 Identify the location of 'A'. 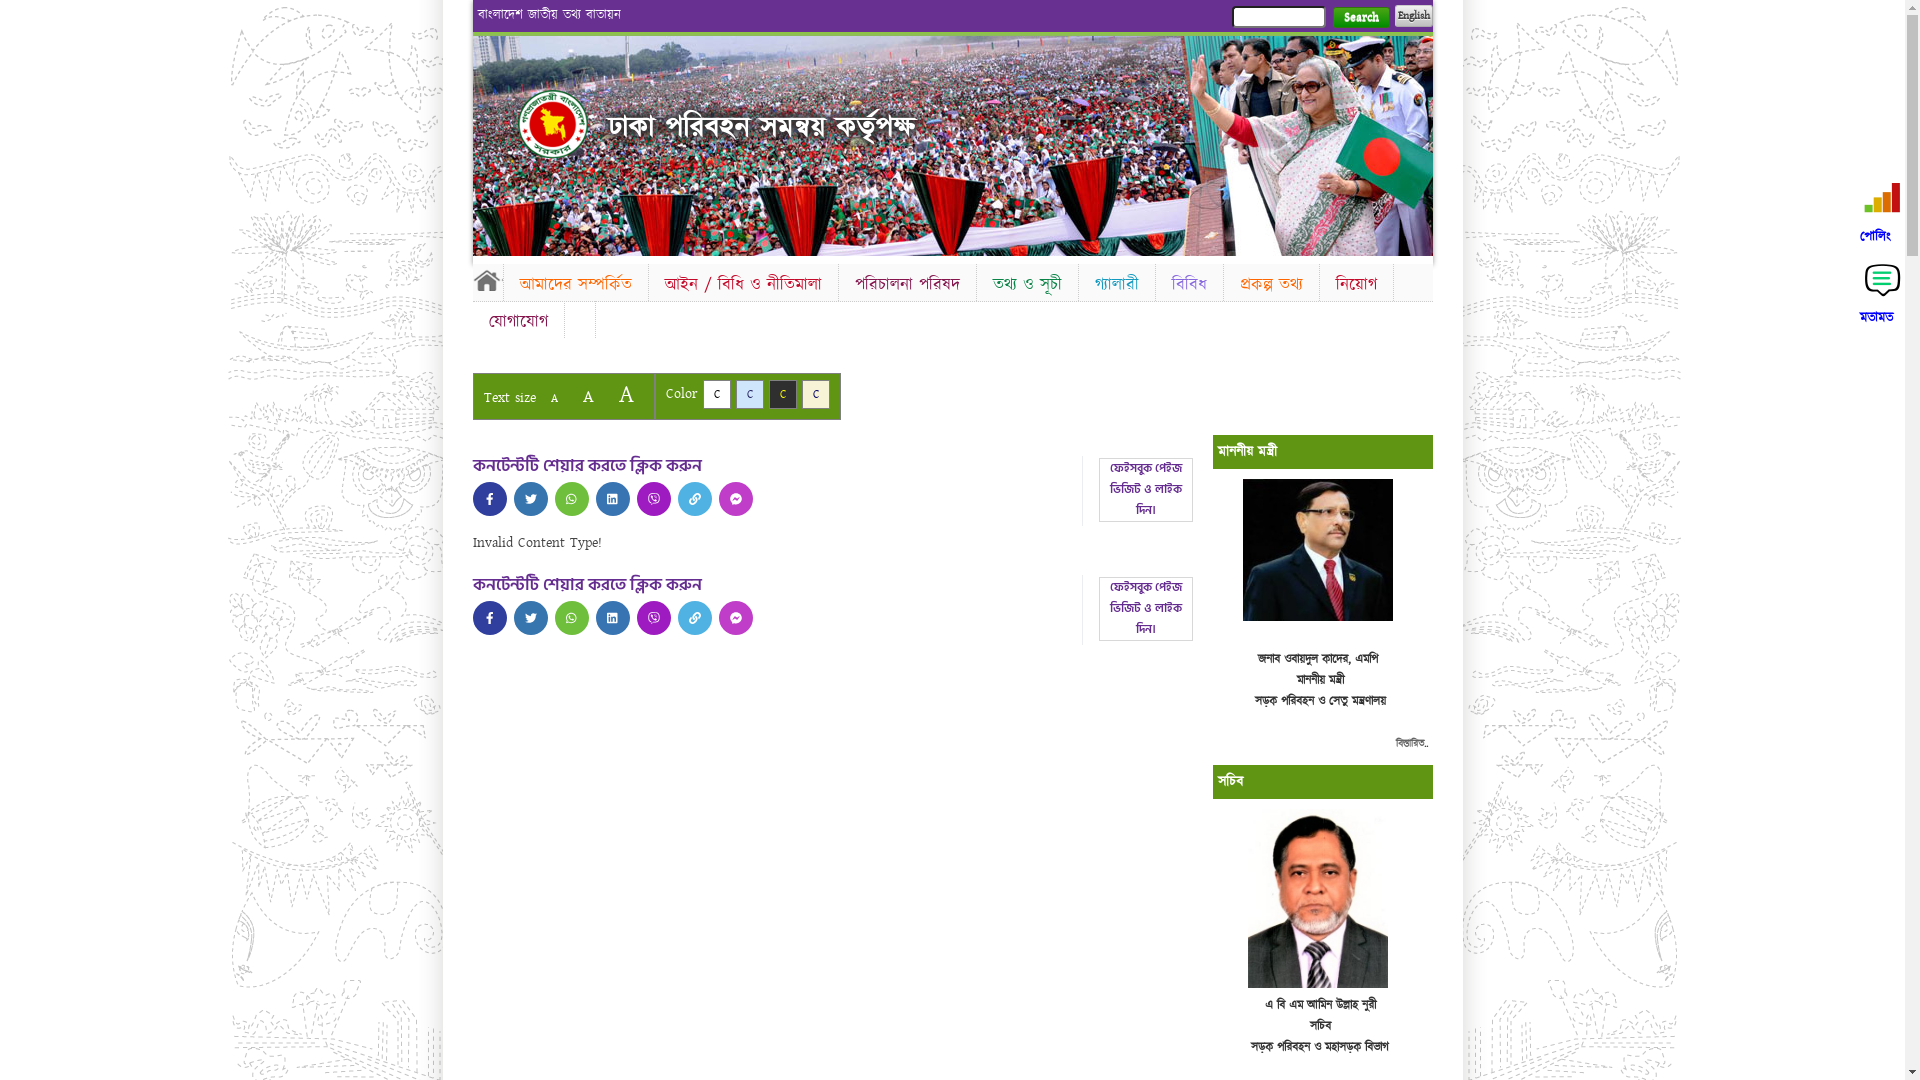
(553, 398).